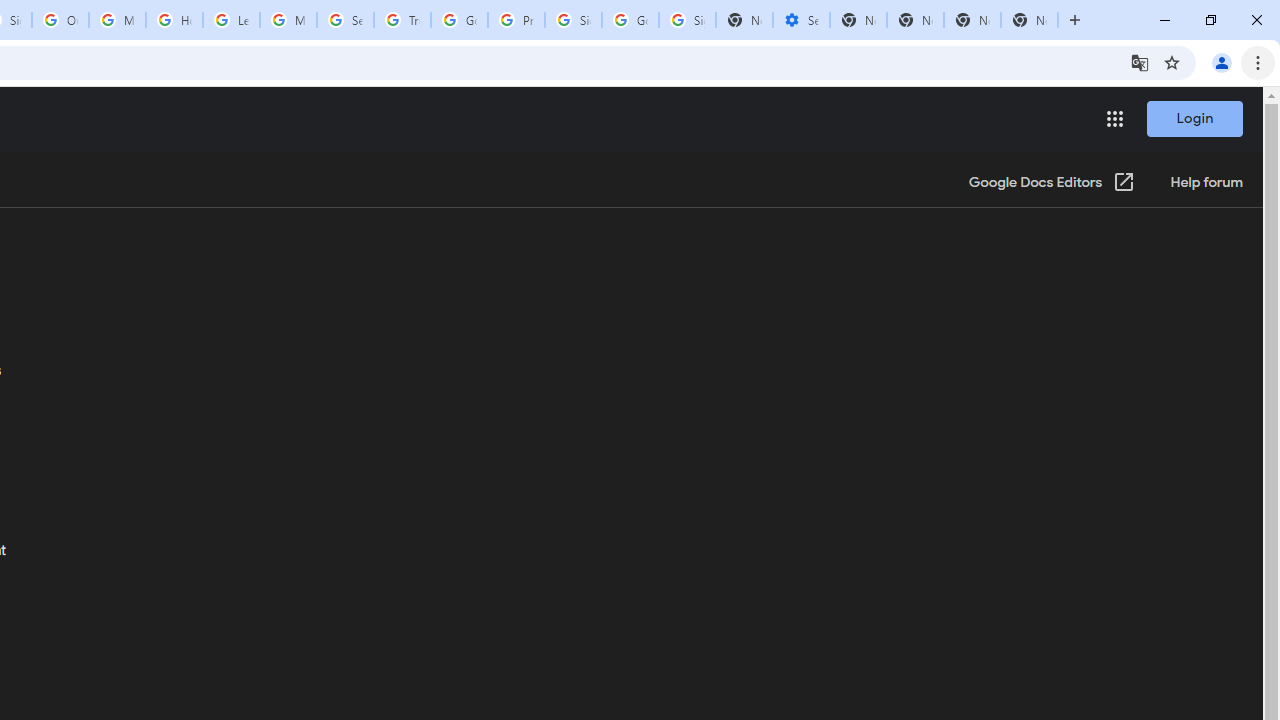 The height and width of the screenshot is (720, 1280). I want to click on 'Chrome', so click(1259, 61).